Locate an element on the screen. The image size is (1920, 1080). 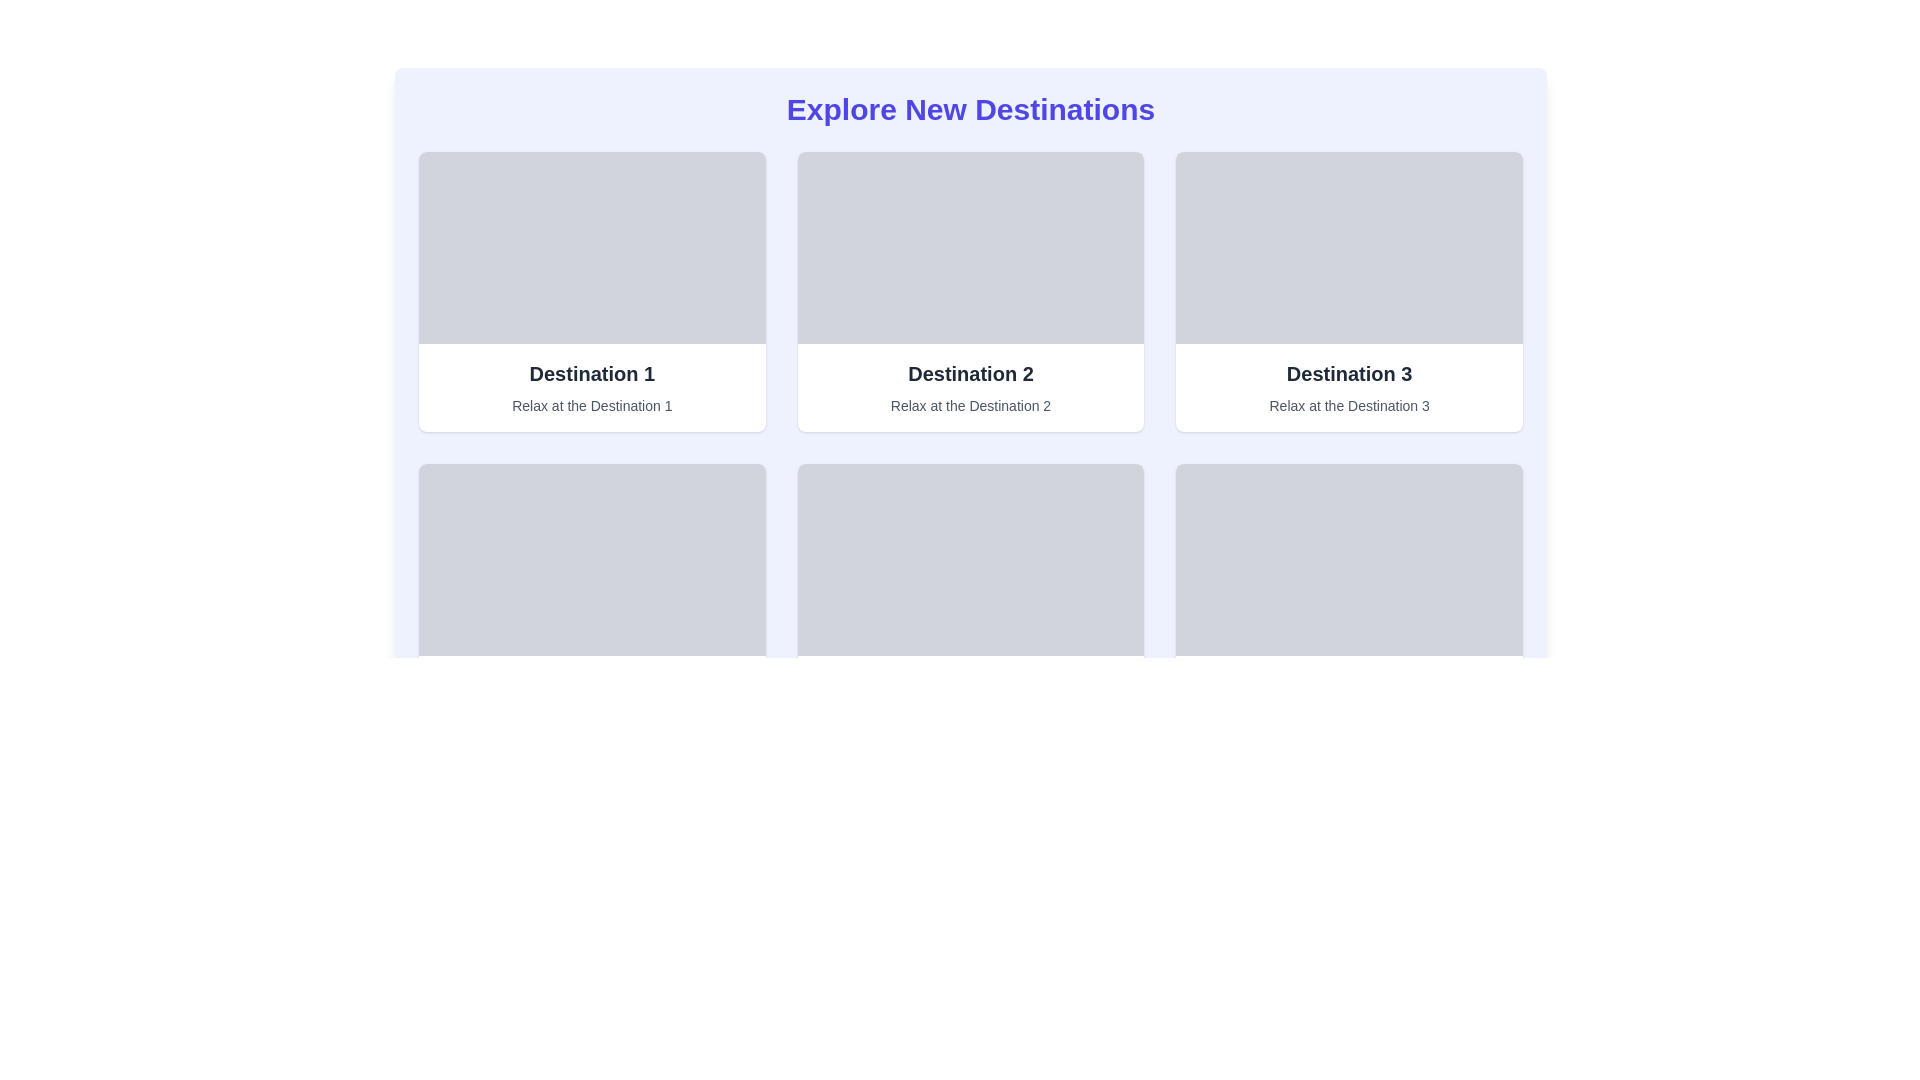
the details of the Card component representing 'Destination 3', located in the top-right corner of the grid layout is located at coordinates (1349, 292).